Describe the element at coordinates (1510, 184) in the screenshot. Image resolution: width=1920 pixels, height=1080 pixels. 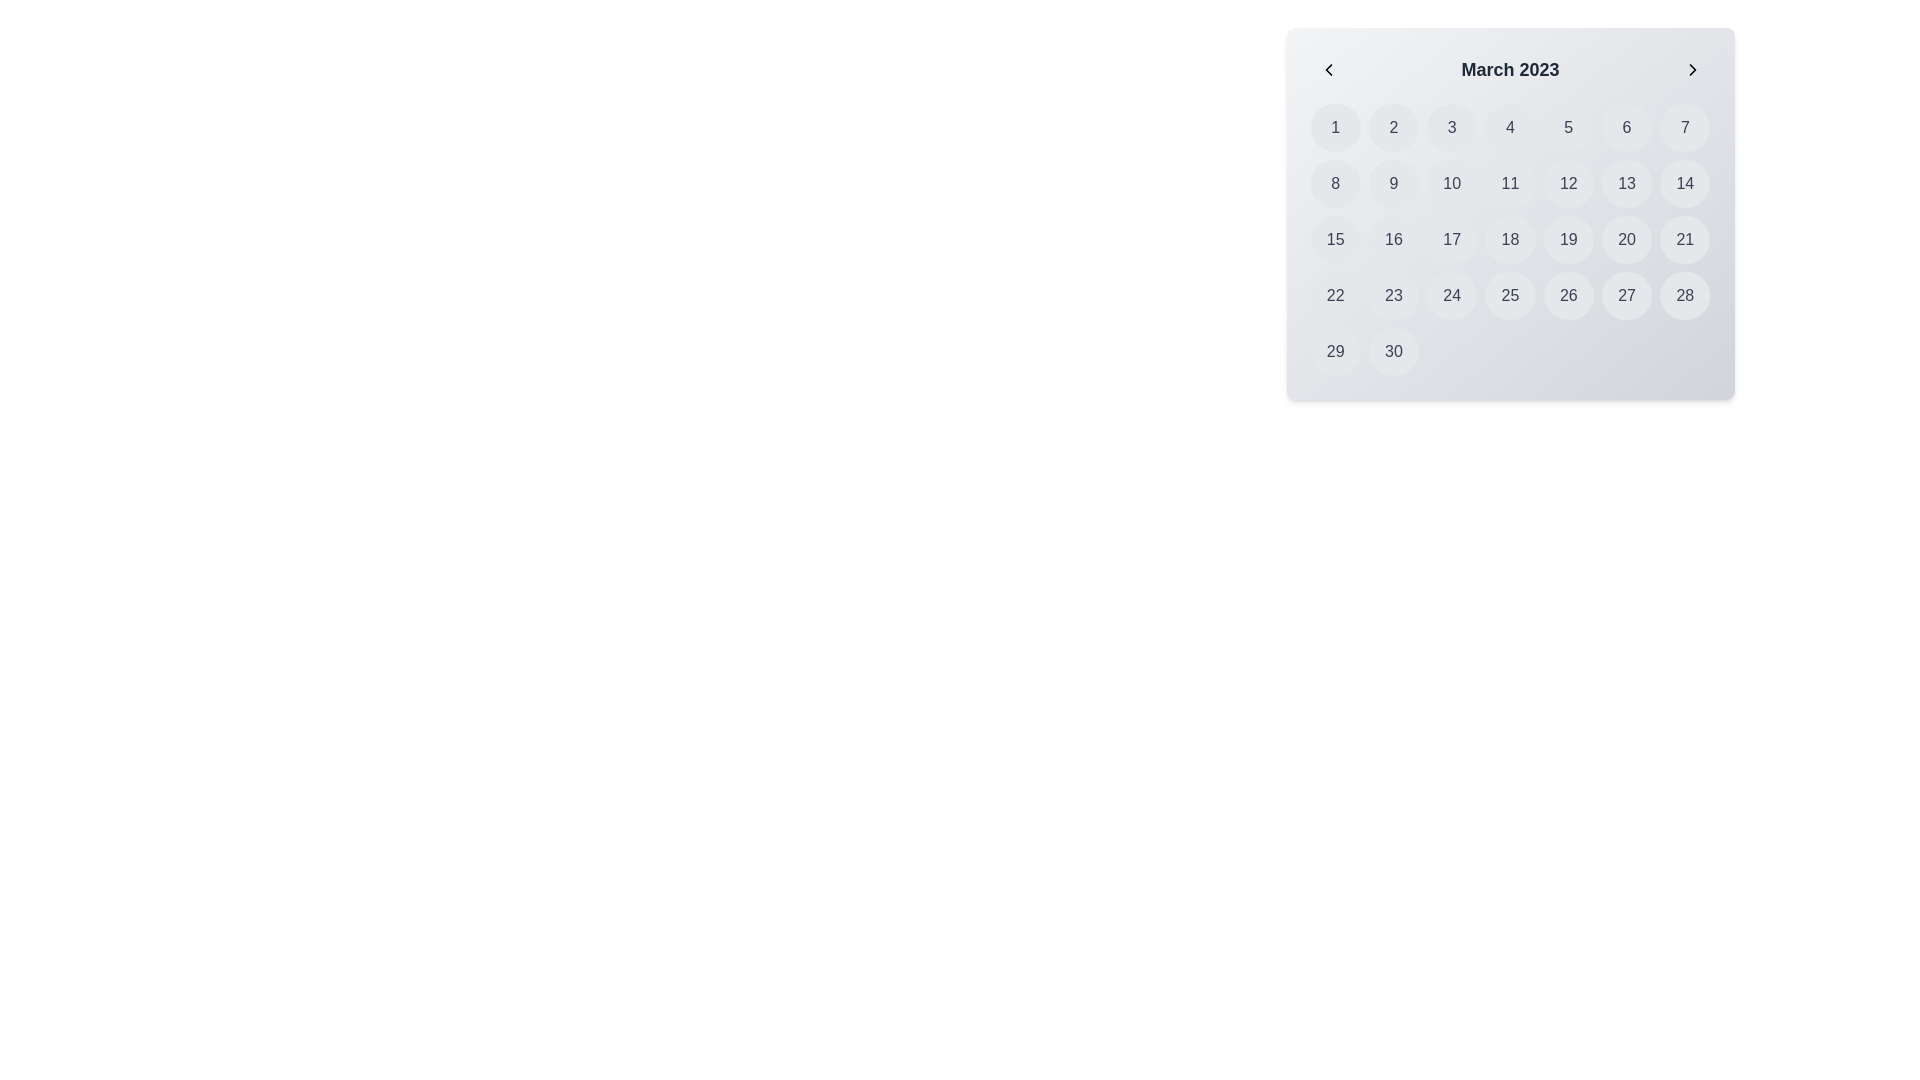
I see `the rounded button with a light gray background and dark gray text displaying the number '11'` at that location.